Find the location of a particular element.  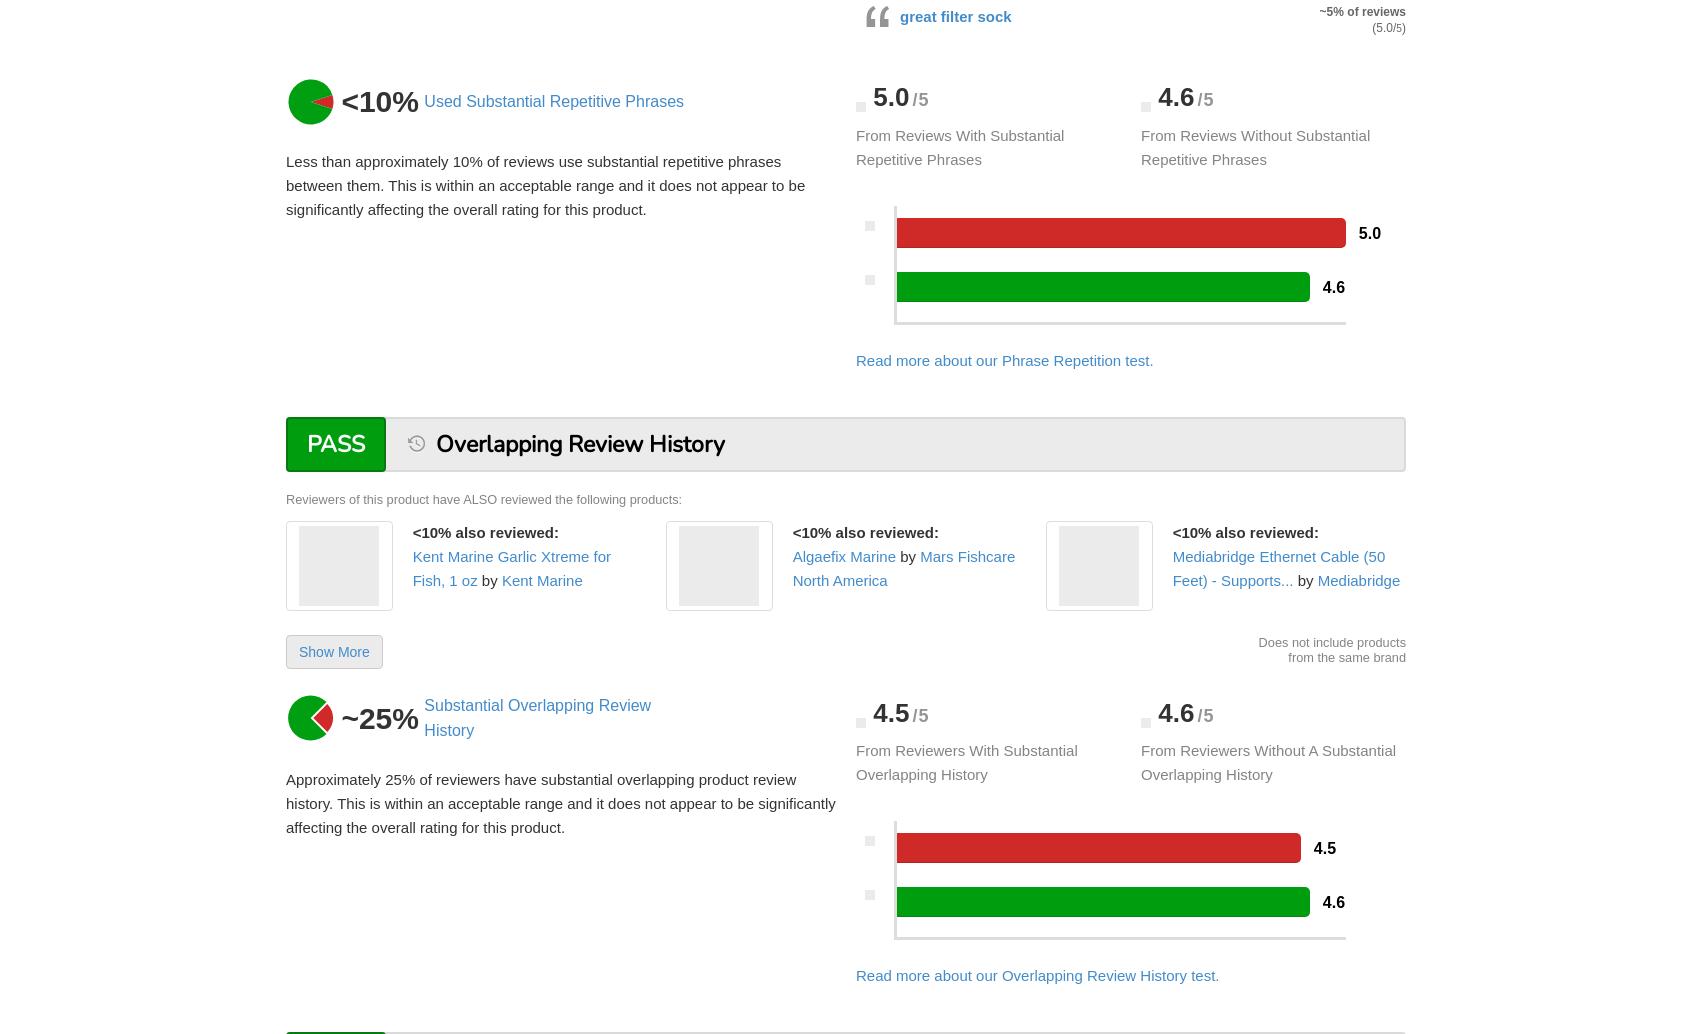

'Kent Marine Garlic Xtreme for Fish, 1 oz' is located at coordinates (511, 567).